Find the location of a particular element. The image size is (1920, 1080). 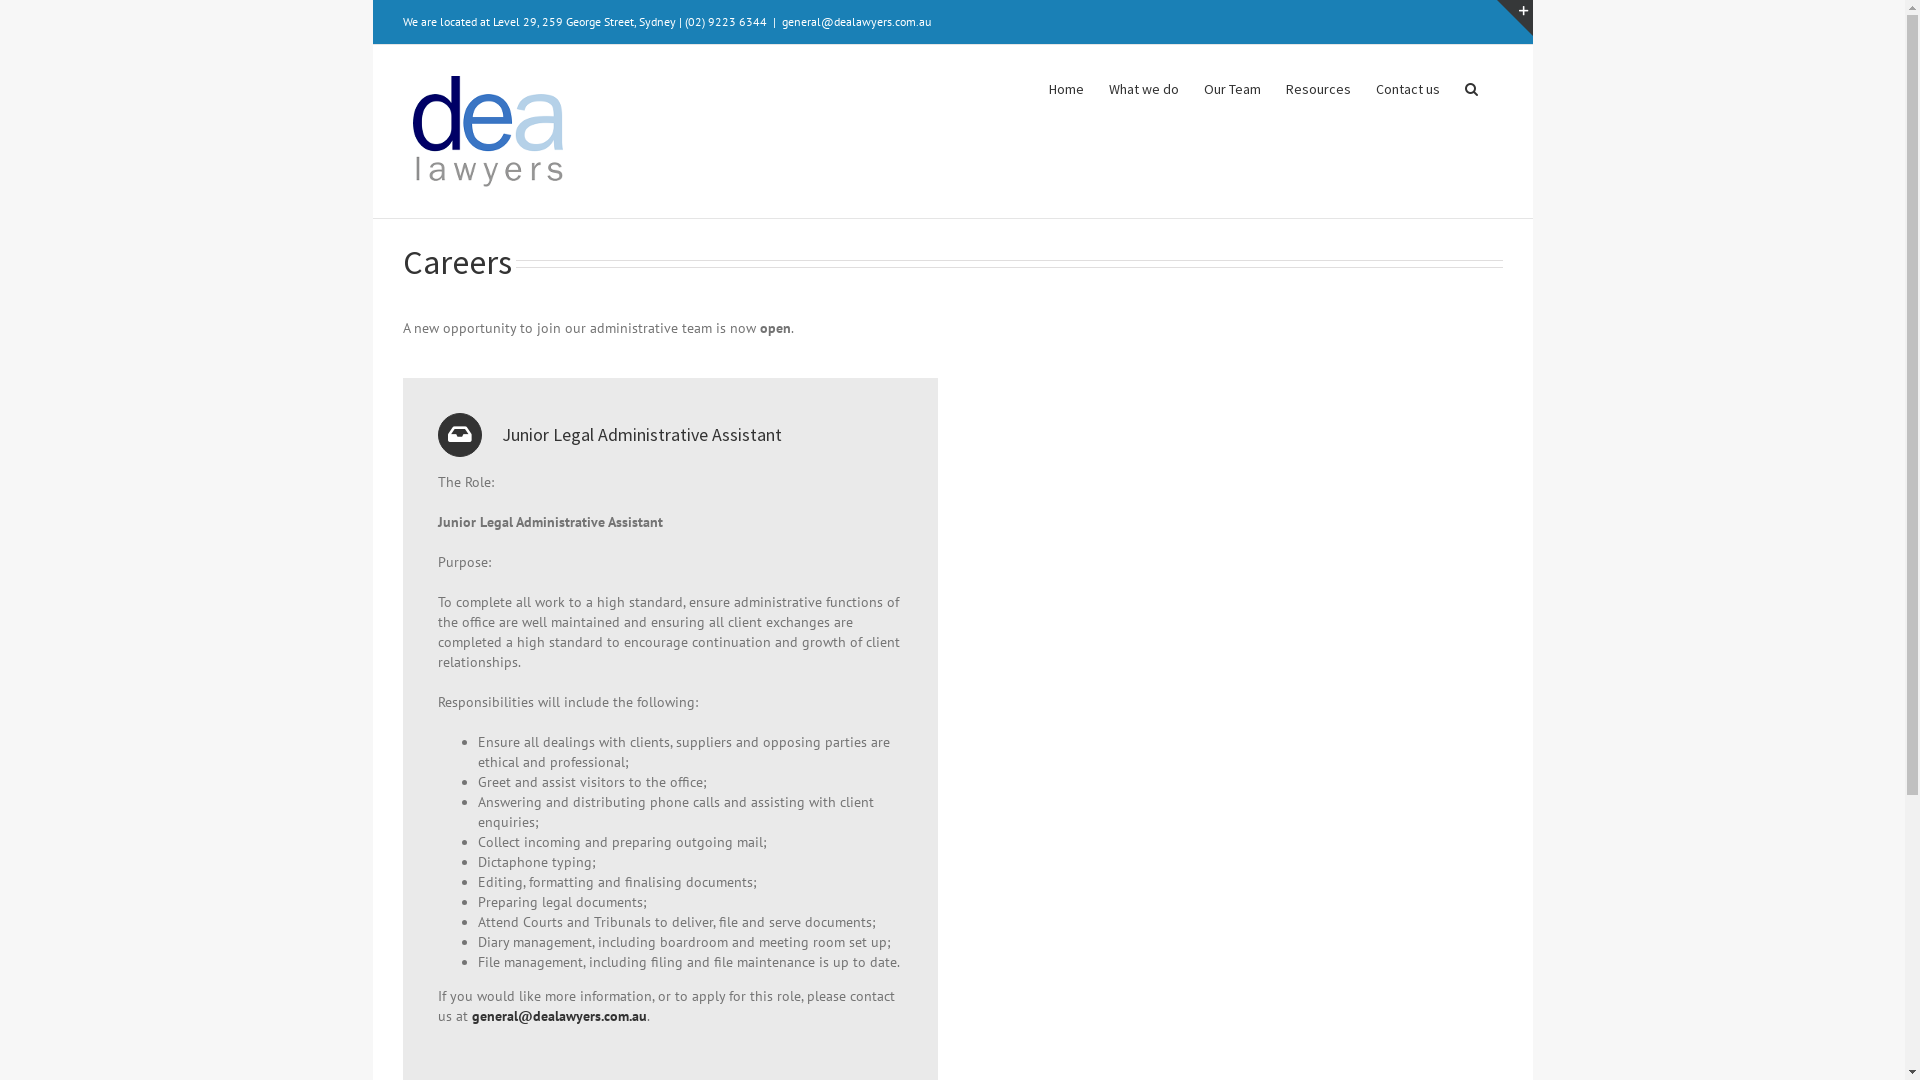

'general@dealawyers.com.au' is located at coordinates (856, 21).